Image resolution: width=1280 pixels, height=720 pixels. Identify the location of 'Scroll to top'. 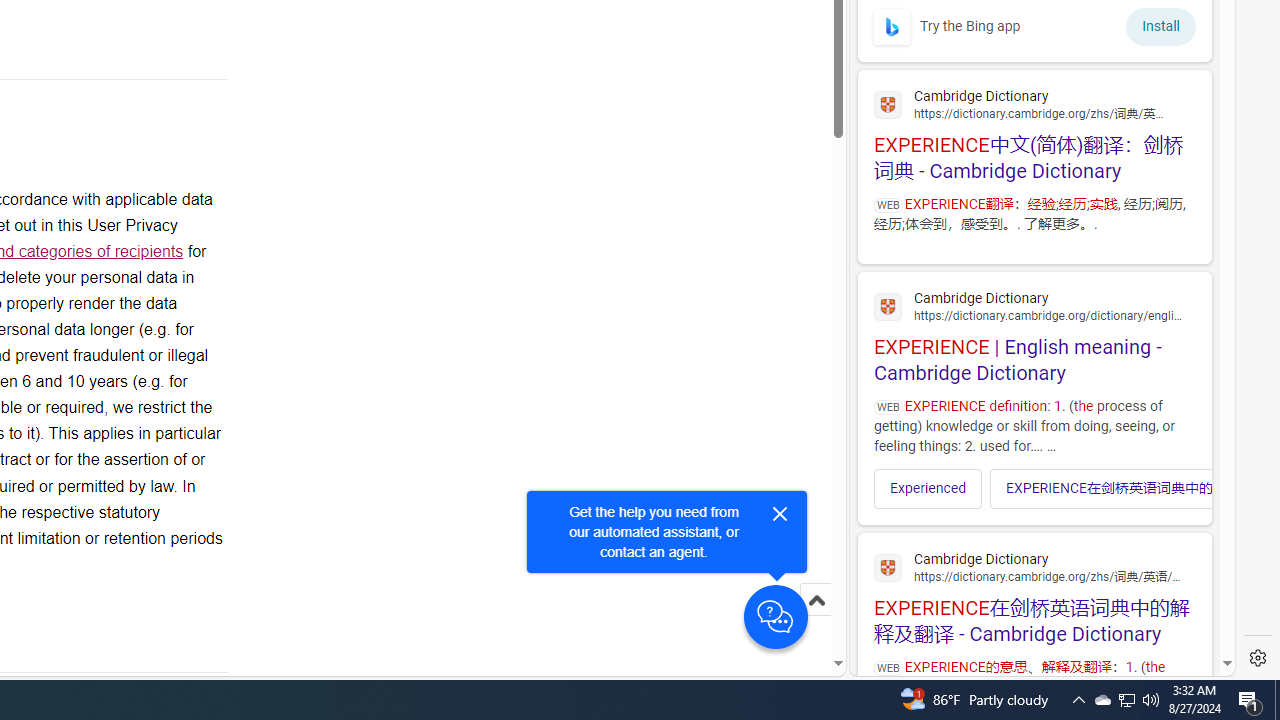
(816, 598).